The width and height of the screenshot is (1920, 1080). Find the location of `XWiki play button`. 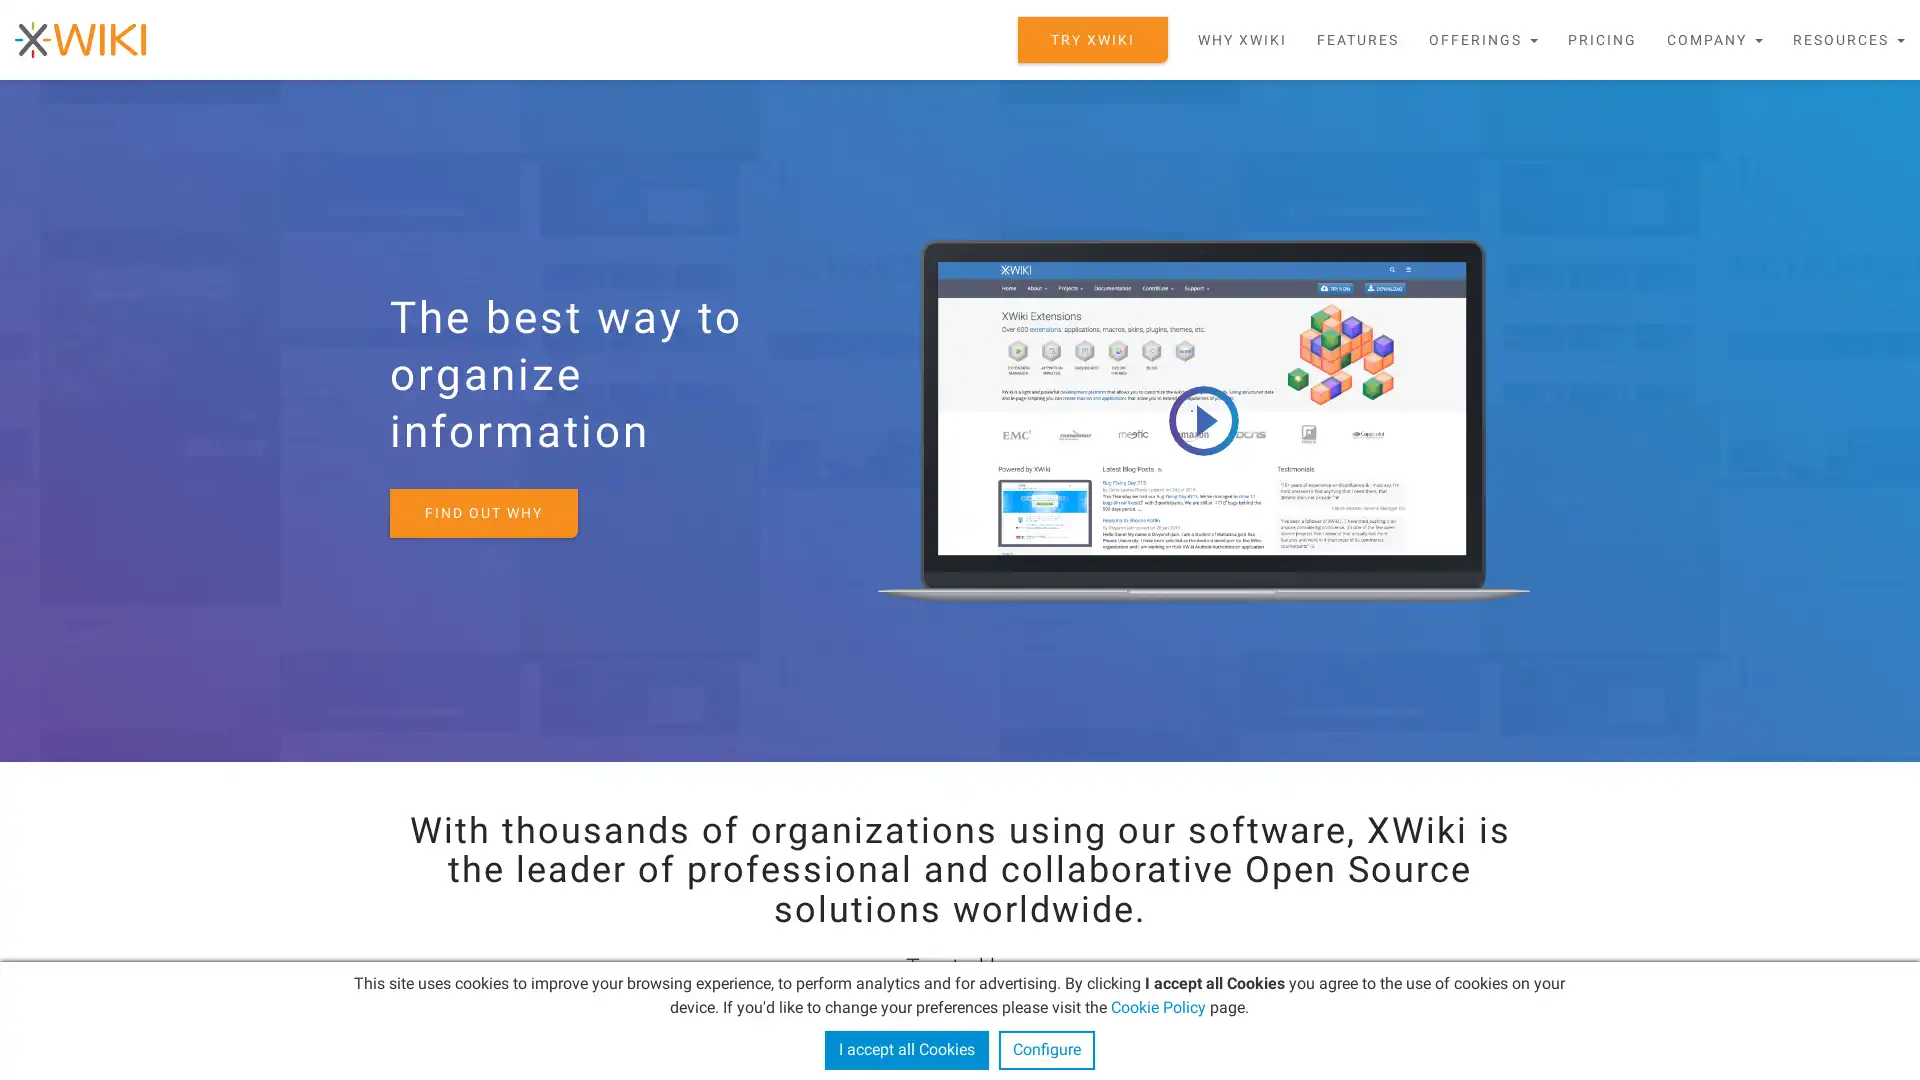

XWiki play button is located at coordinates (1202, 419).